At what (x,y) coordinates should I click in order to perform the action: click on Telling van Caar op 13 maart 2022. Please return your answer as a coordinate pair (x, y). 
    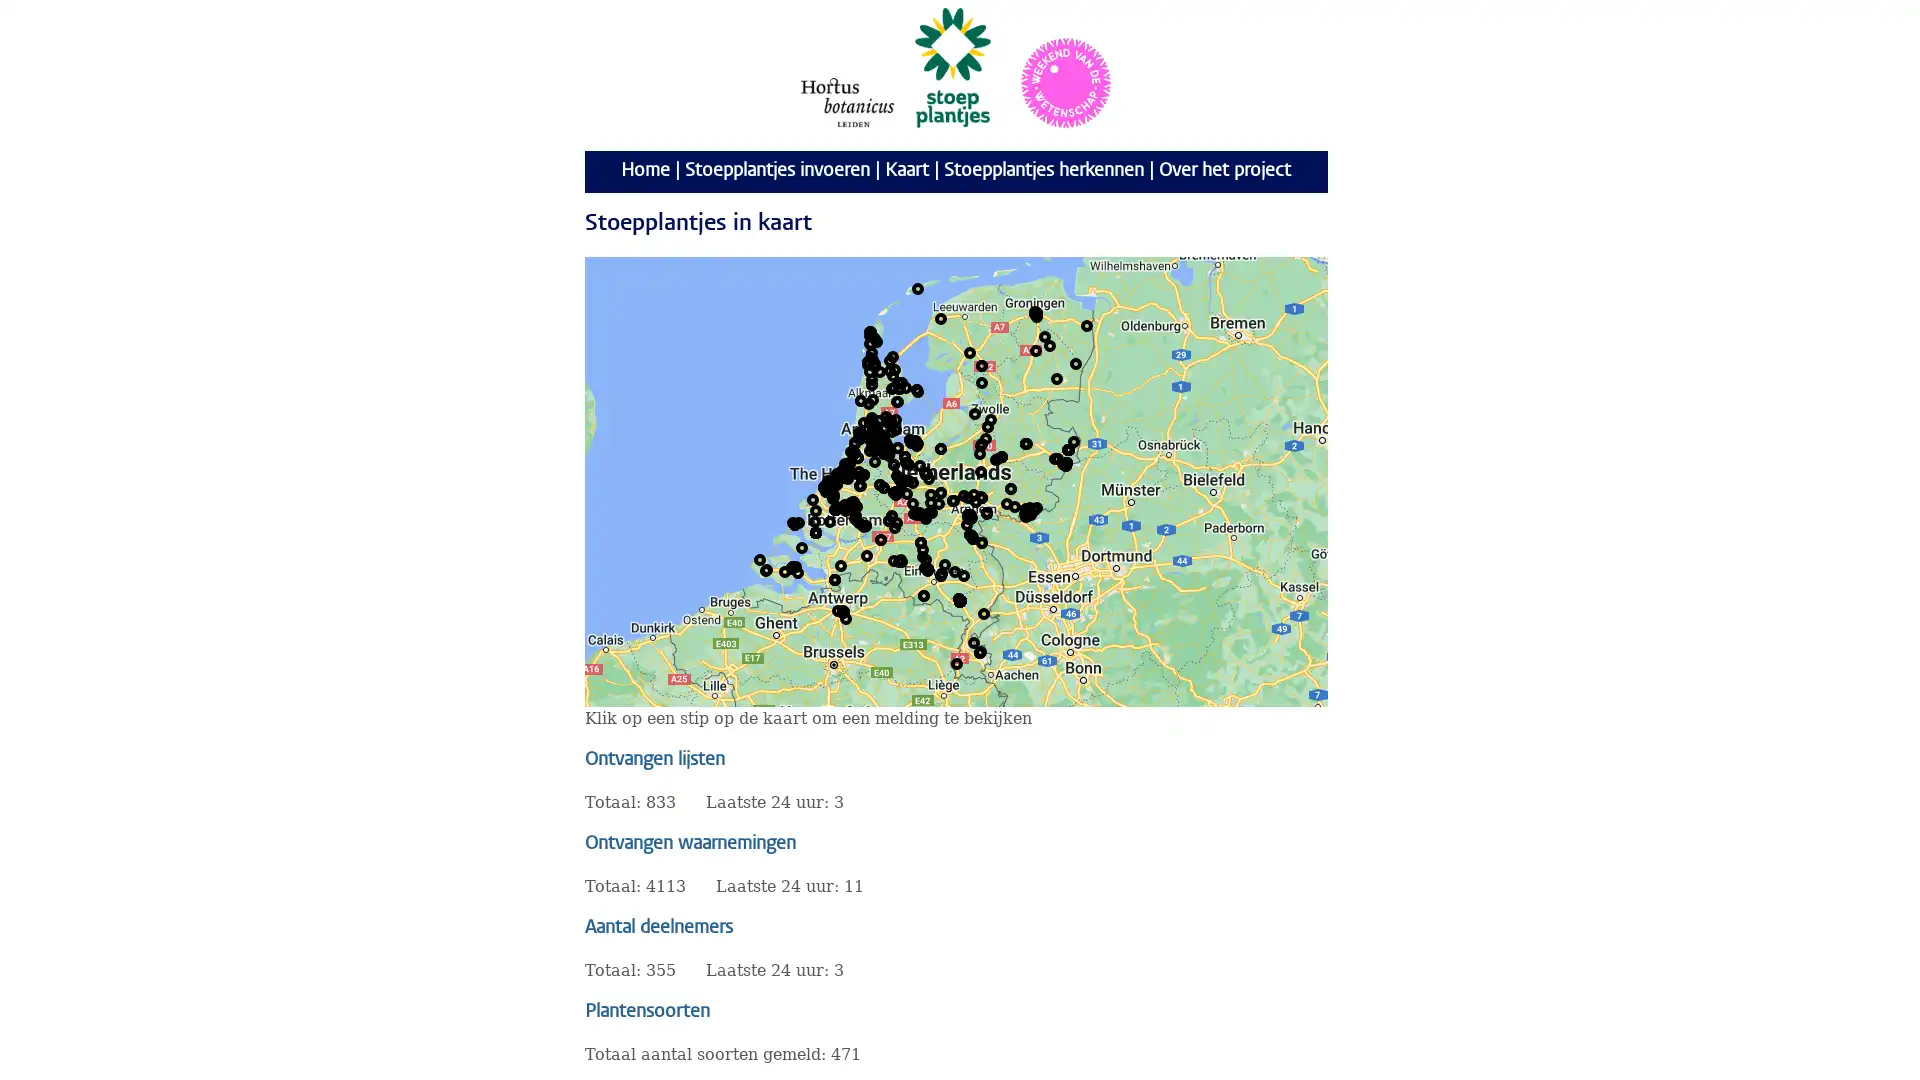
    Looking at the image, I should click on (844, 473).